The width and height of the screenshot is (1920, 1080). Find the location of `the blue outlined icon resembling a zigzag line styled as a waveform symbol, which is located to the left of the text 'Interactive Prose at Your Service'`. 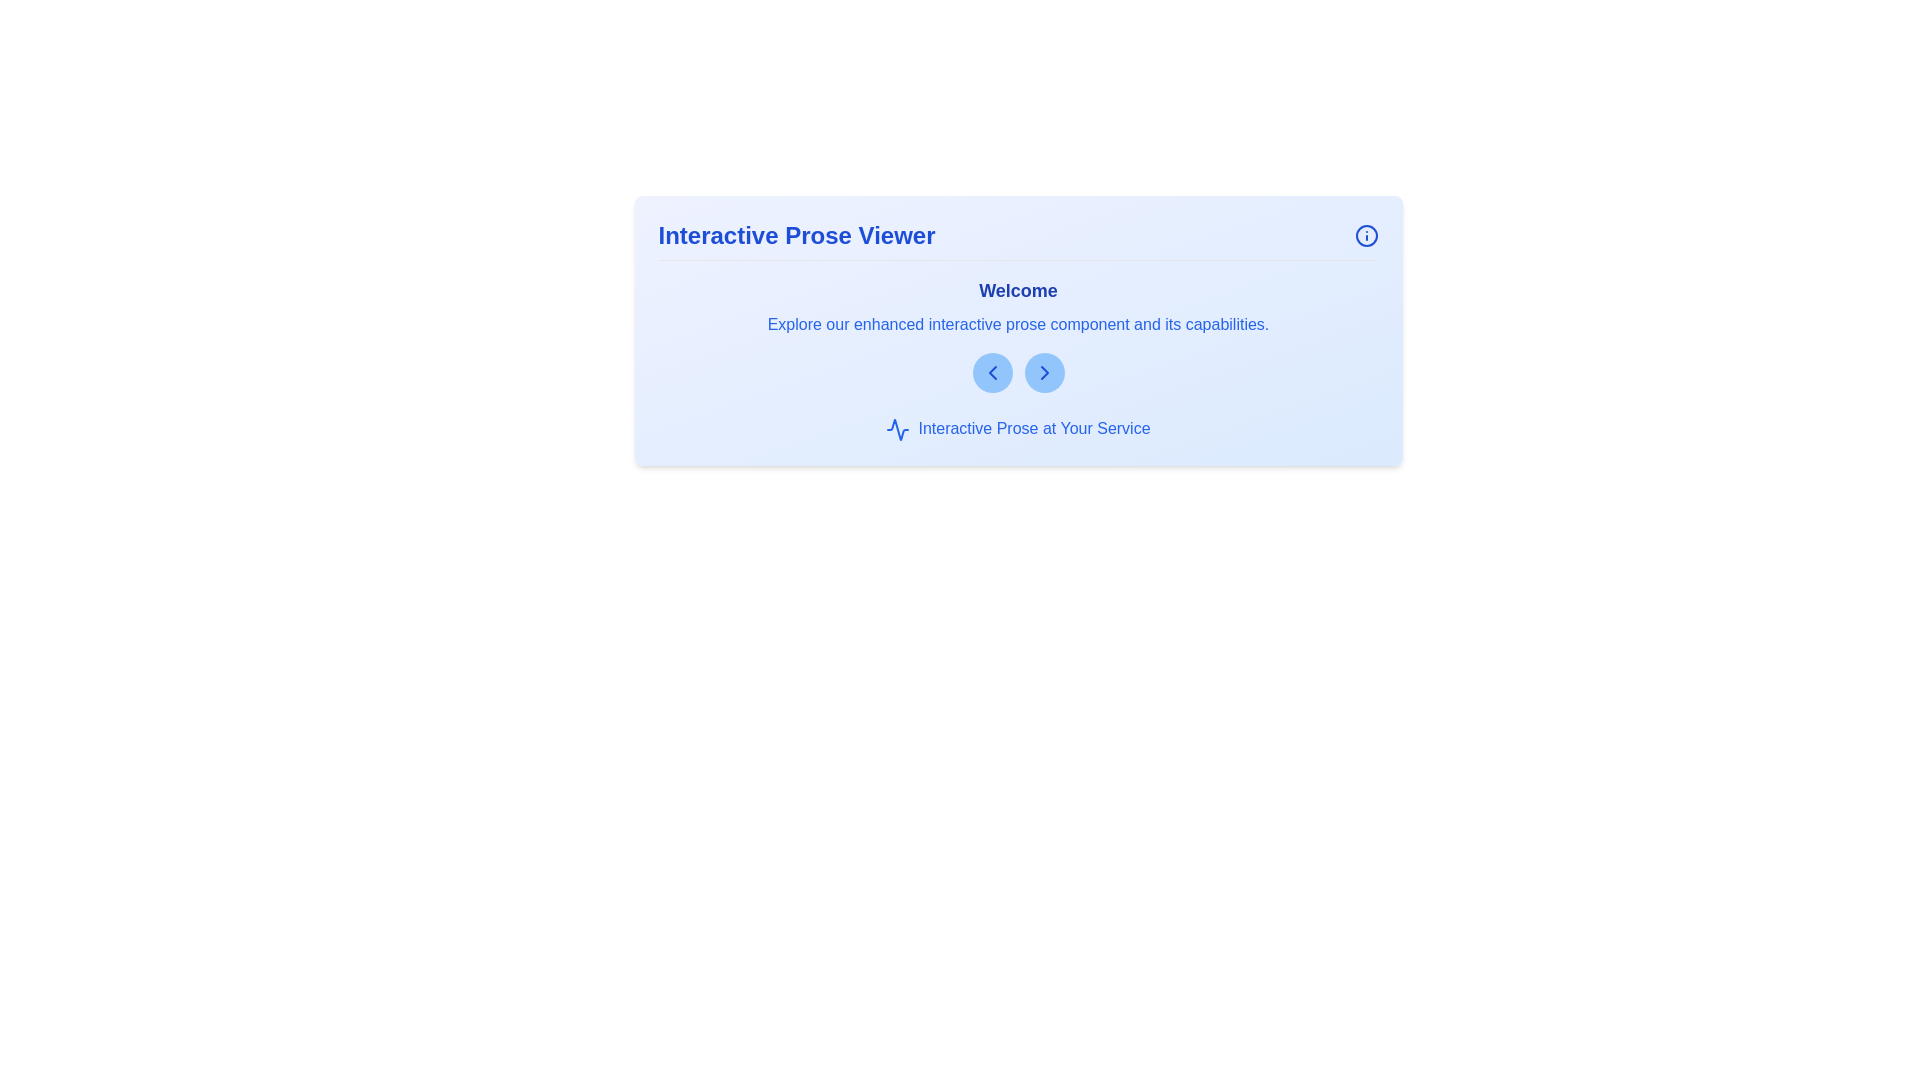

the blue outlined icon resembling a zigzag line styled as a waveform symbol, which is located to the left of the text 'Interactive Prose at Your Service' is located at coordinates (897, 428).